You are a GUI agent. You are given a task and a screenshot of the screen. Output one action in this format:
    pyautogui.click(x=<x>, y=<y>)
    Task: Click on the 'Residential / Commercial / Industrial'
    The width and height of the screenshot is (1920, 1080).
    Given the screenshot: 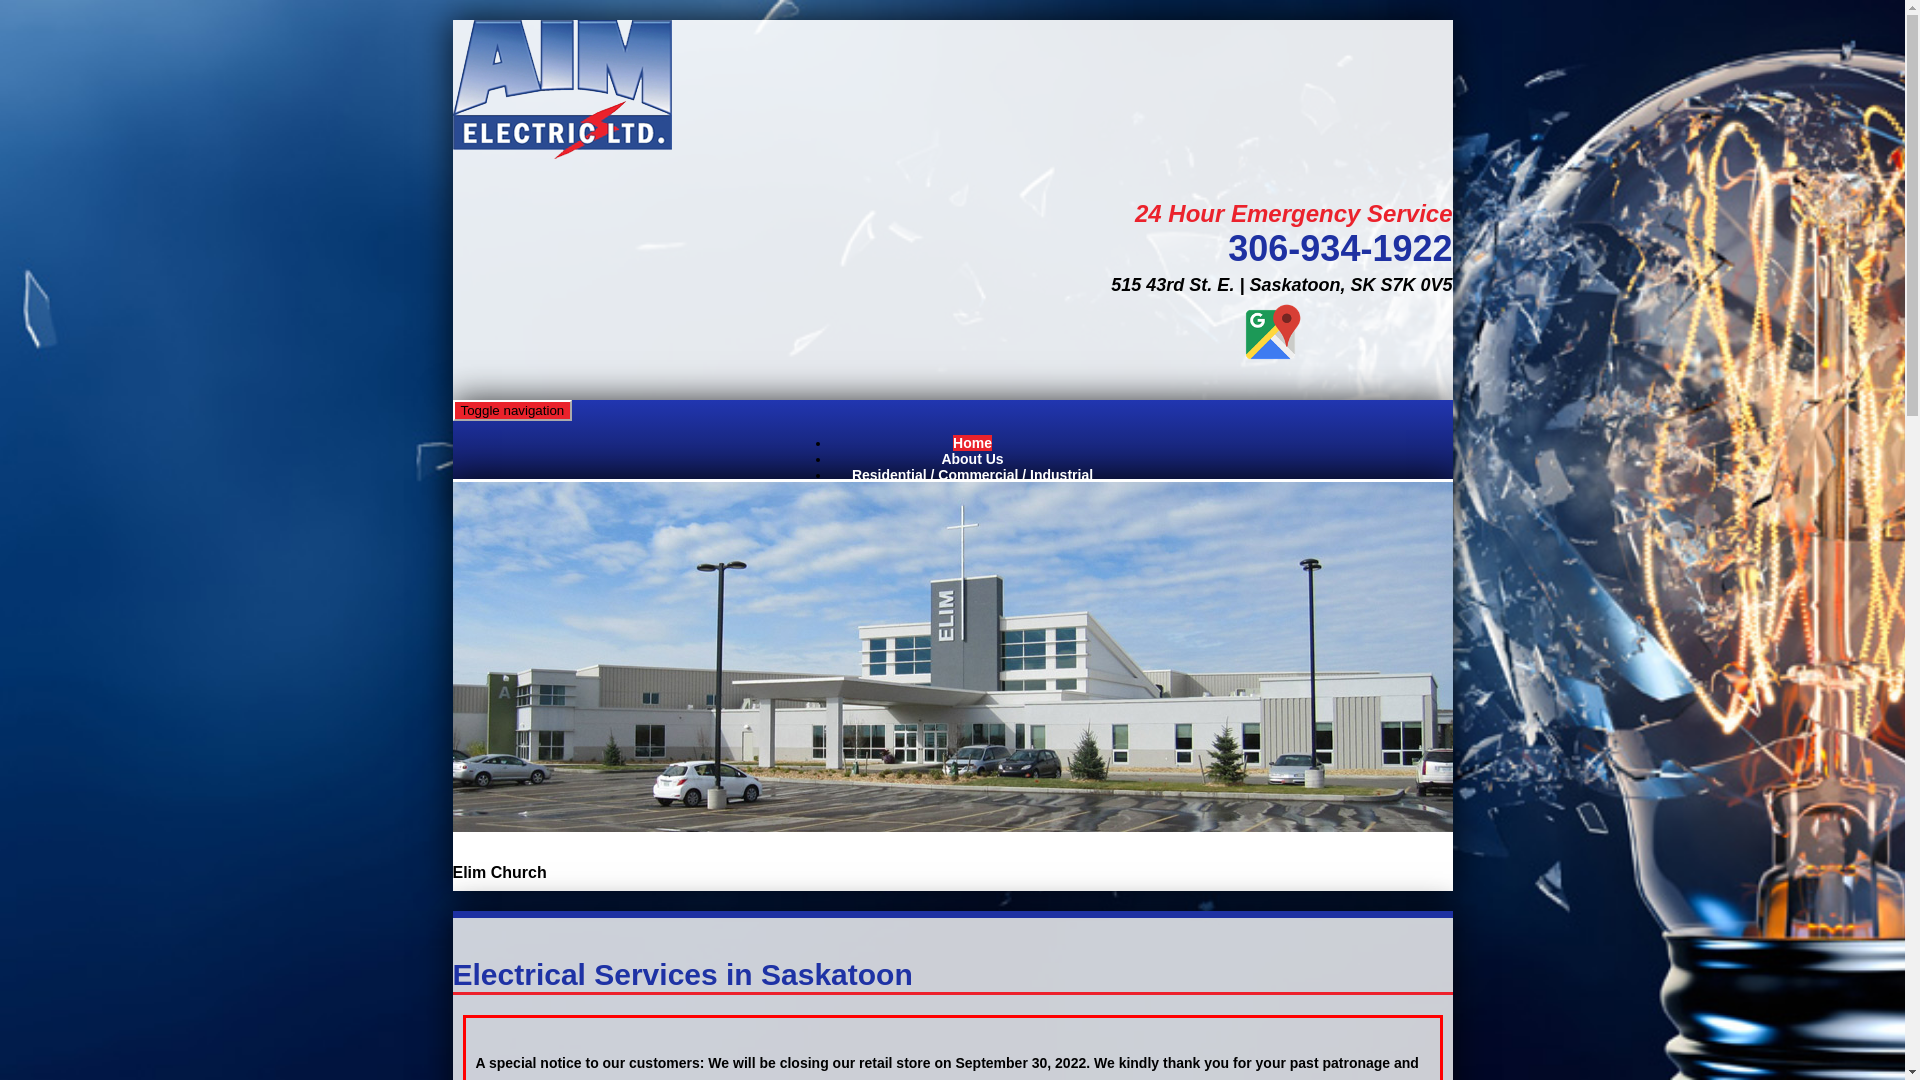 What is the action you would take?
    pyautogui.click(x=972, y=474)
    